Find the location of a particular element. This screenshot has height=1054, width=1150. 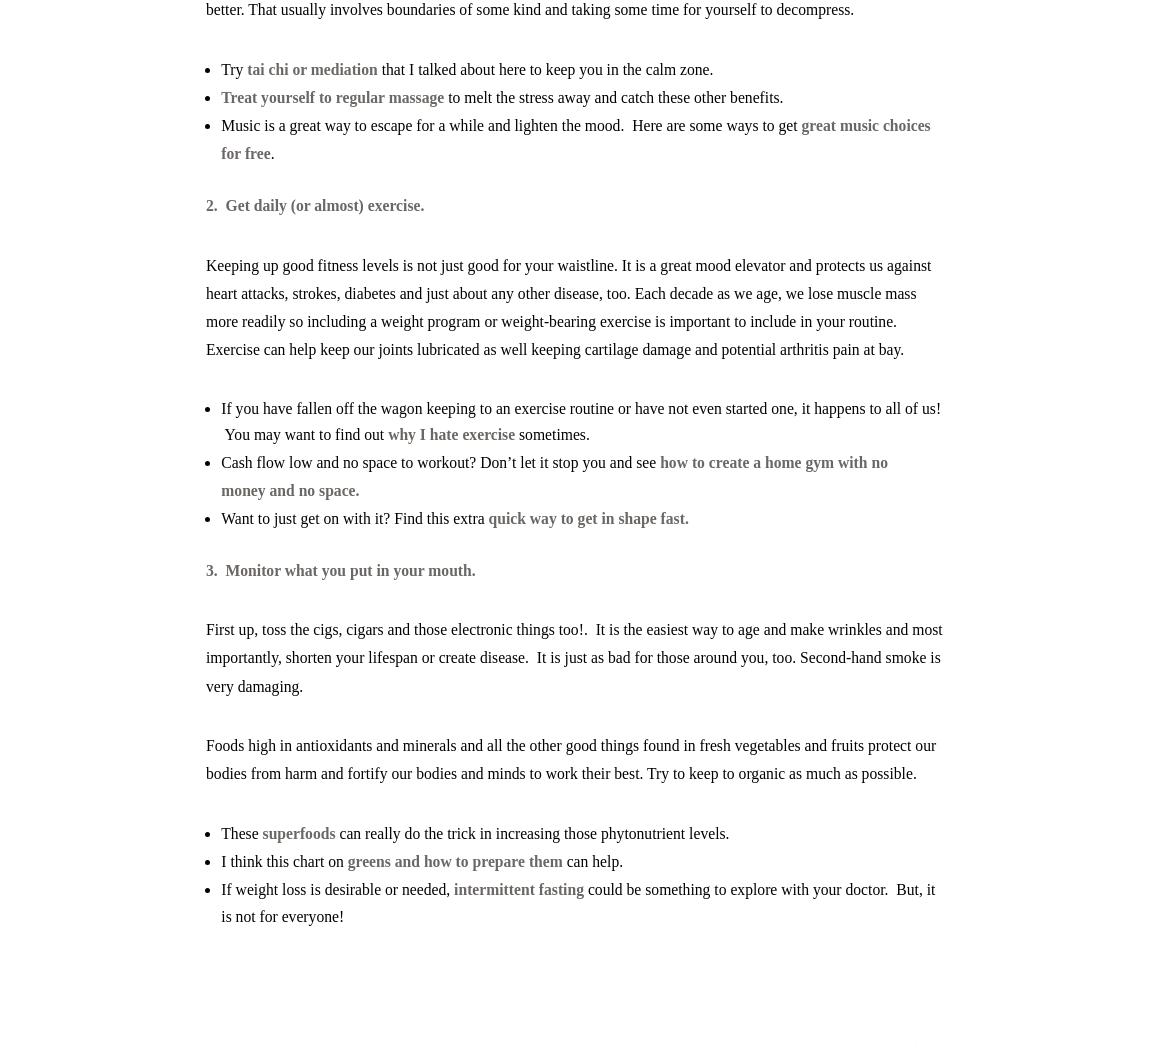

'Foods high in antioxidants and minerals and all the other good things found in fresh vegetables and fruits protect our bodies from harm and fortify our bodies and minds to work their best. Try to keep to organic as much as possible.' is located at coordinates (570, 759).